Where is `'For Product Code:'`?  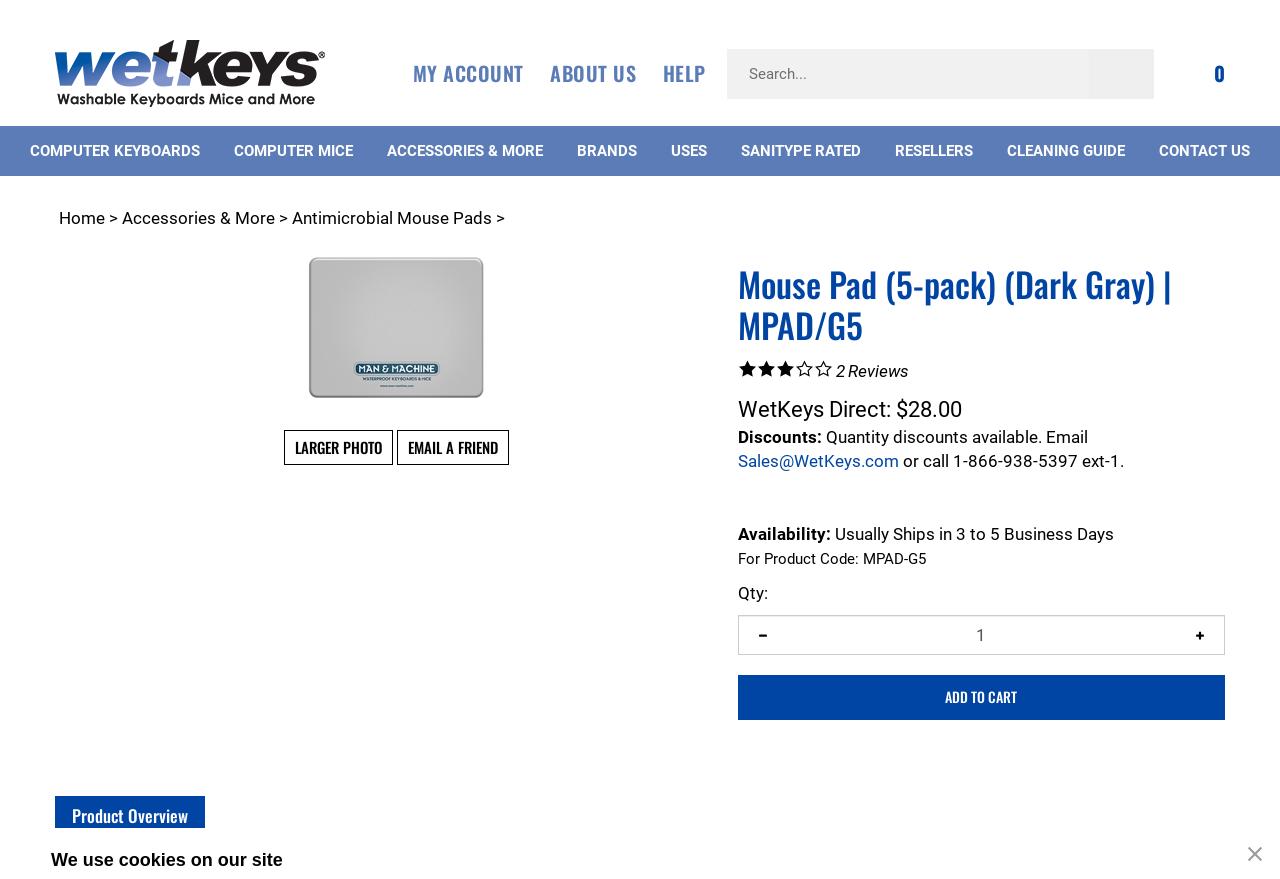
'For Product Code:' is located at coordinates (796, 558).